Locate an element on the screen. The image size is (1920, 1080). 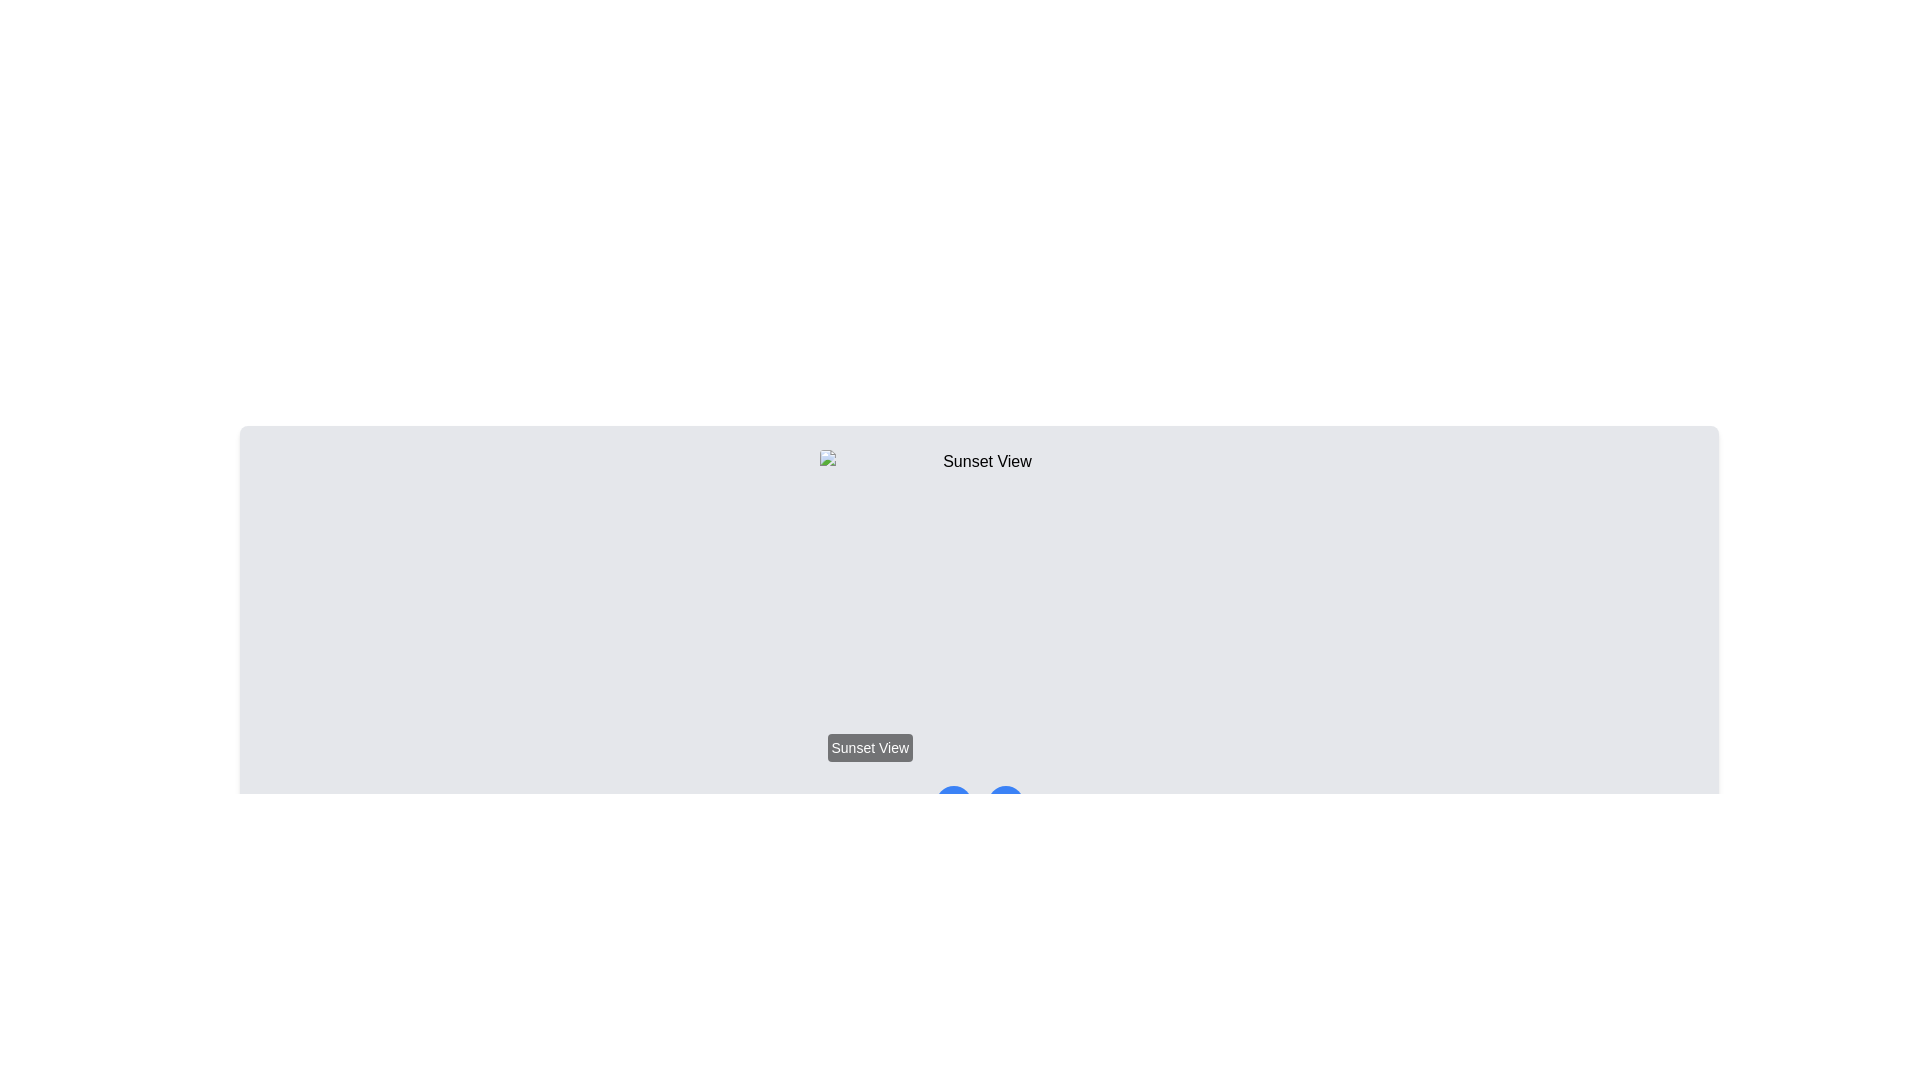
the second circular blue button with a right-pointing chevron is located at coordinates (1005, 802).